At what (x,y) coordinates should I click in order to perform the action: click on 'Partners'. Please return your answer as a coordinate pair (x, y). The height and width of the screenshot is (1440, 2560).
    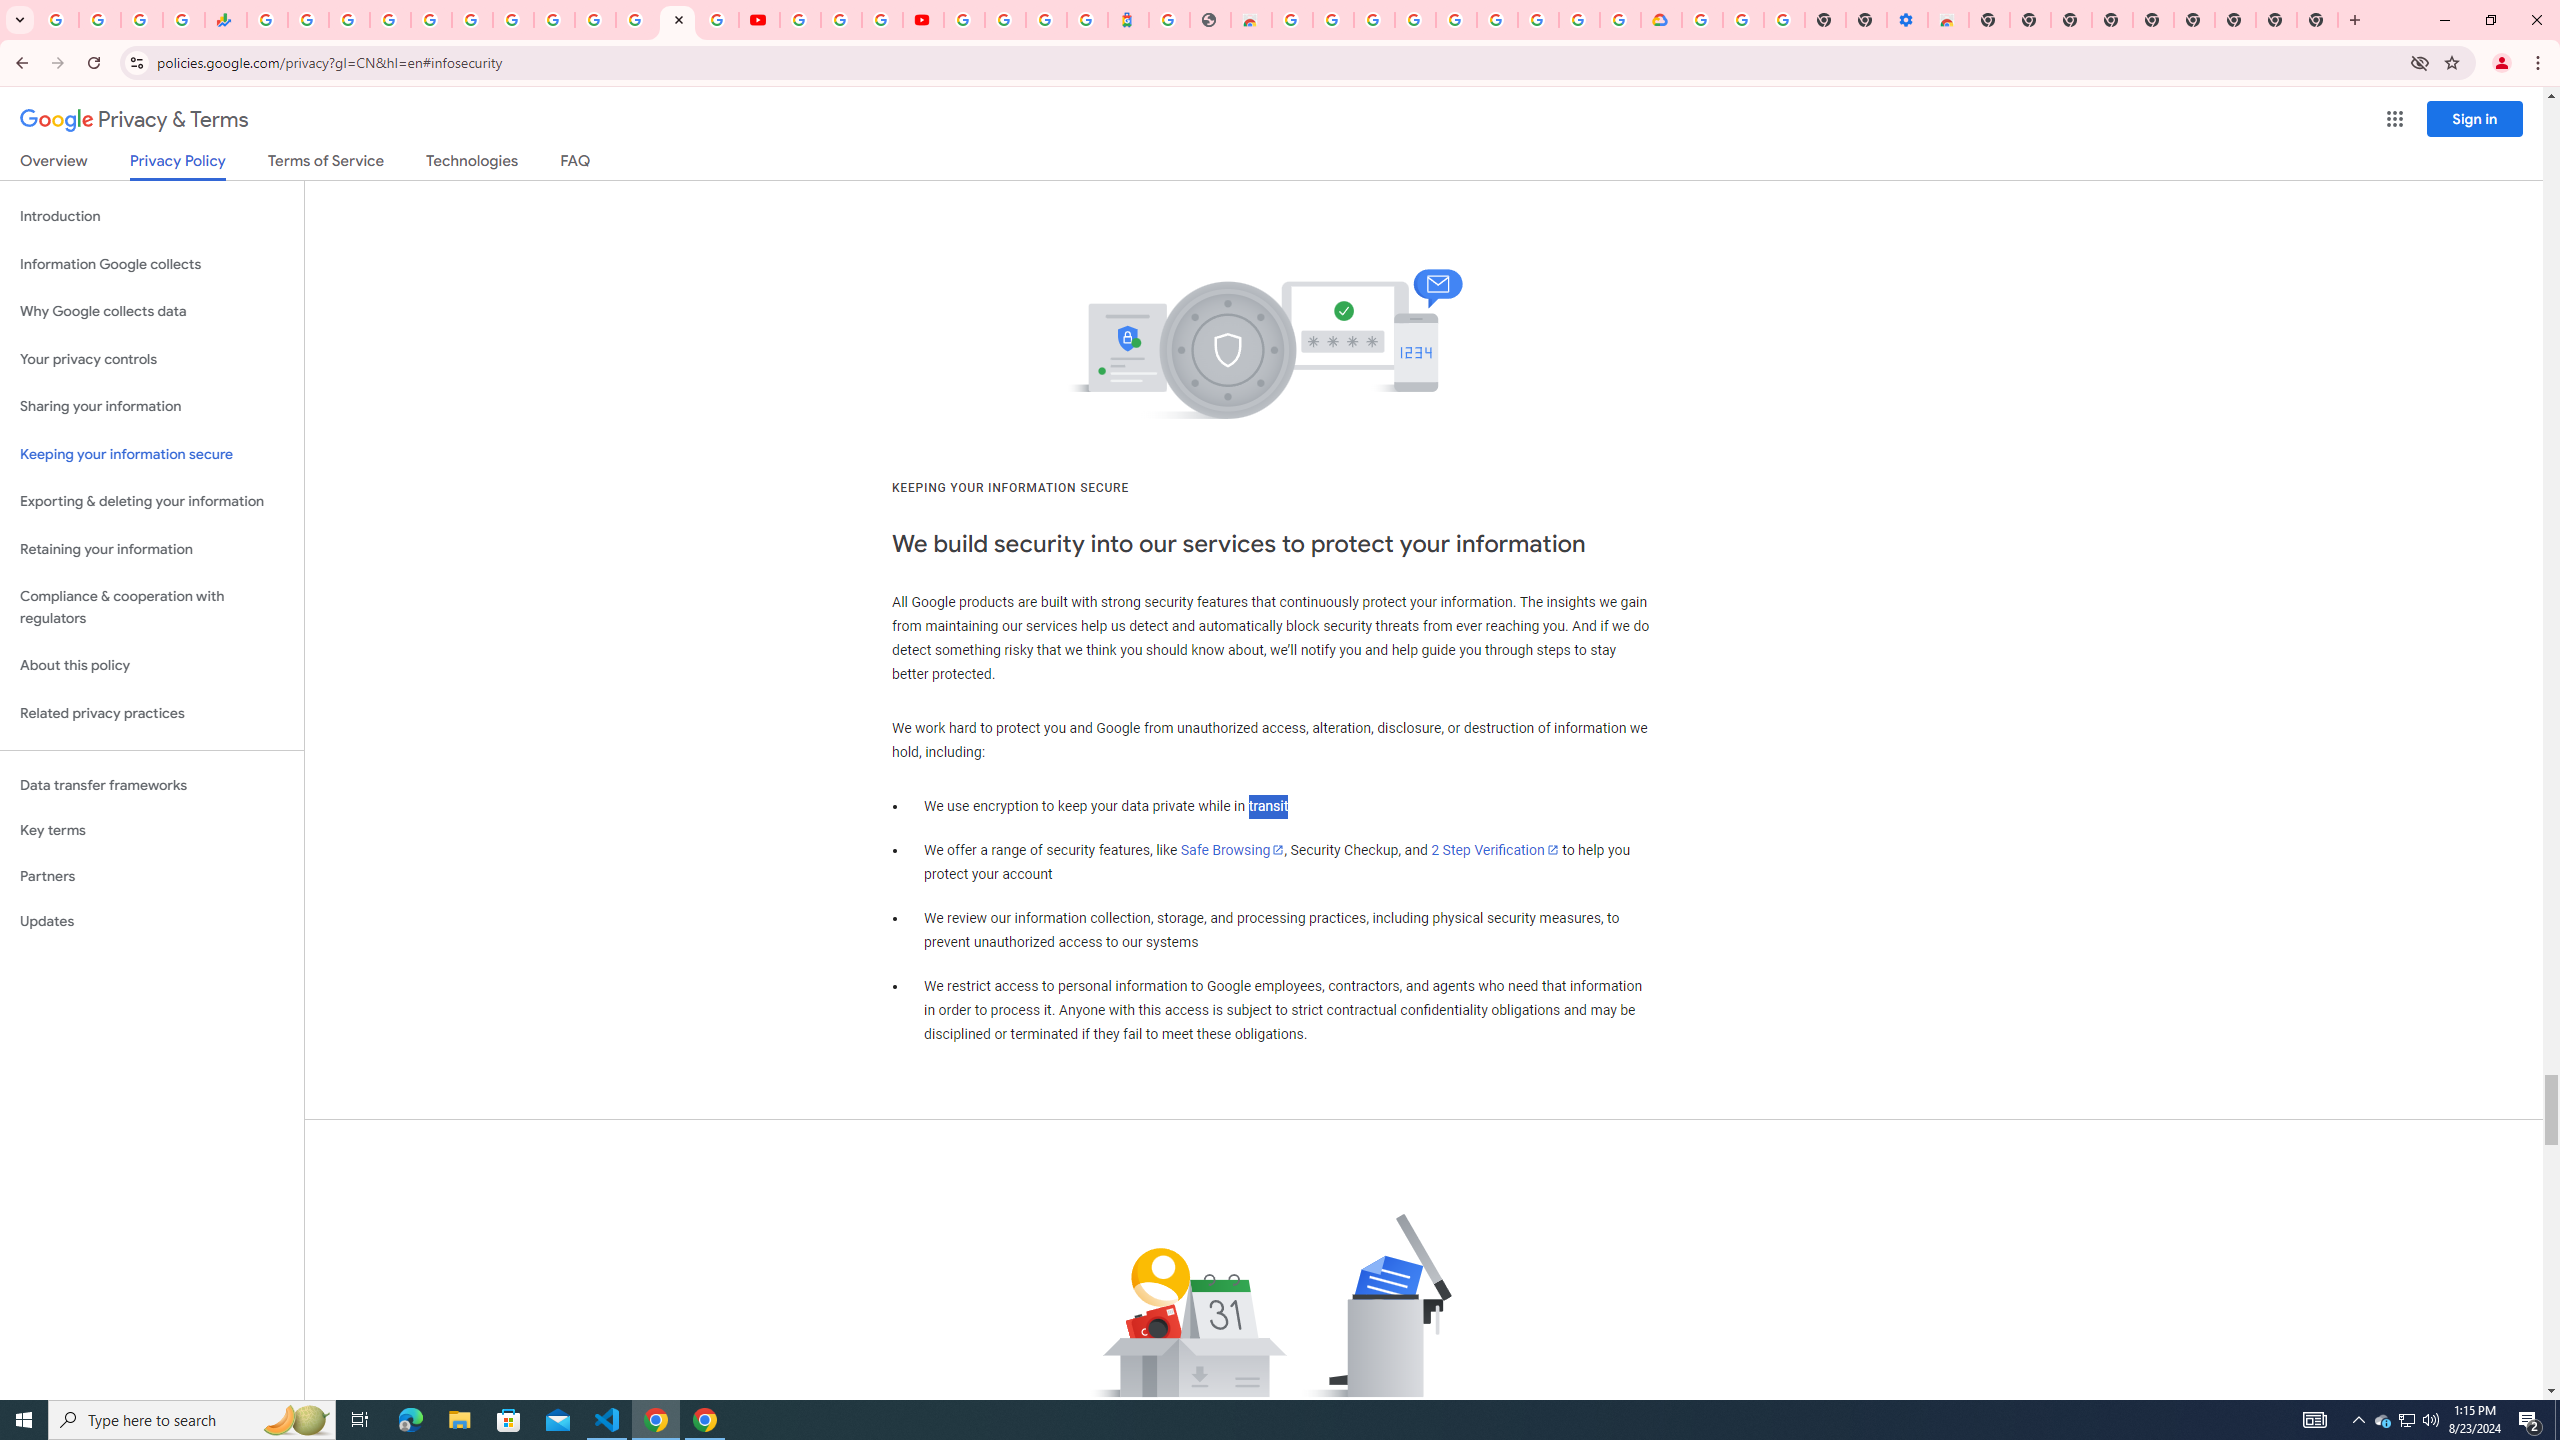
    Looking at the image, I should click on (151, 876).